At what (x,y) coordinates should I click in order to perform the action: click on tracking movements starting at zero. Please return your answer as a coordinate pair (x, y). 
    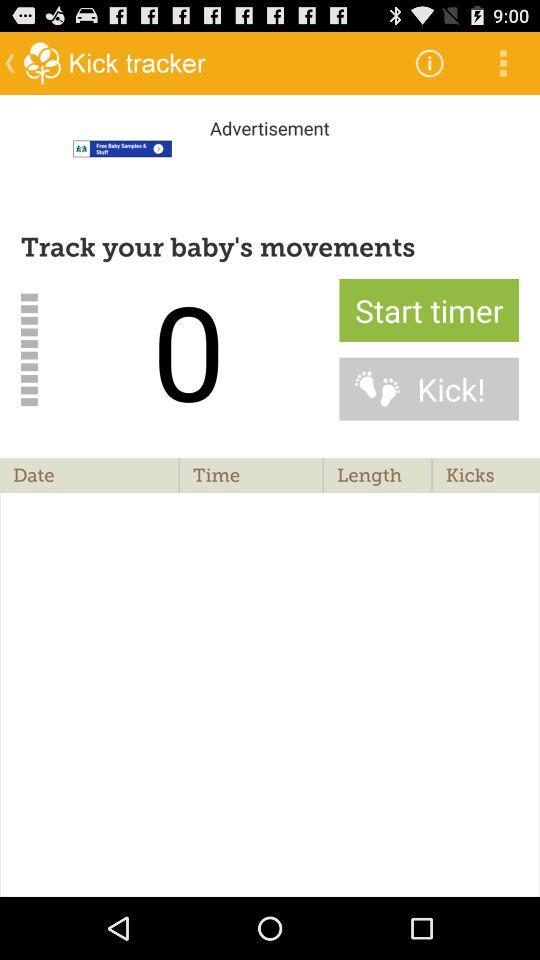
    Looking at the image, I should click on (270, 172).